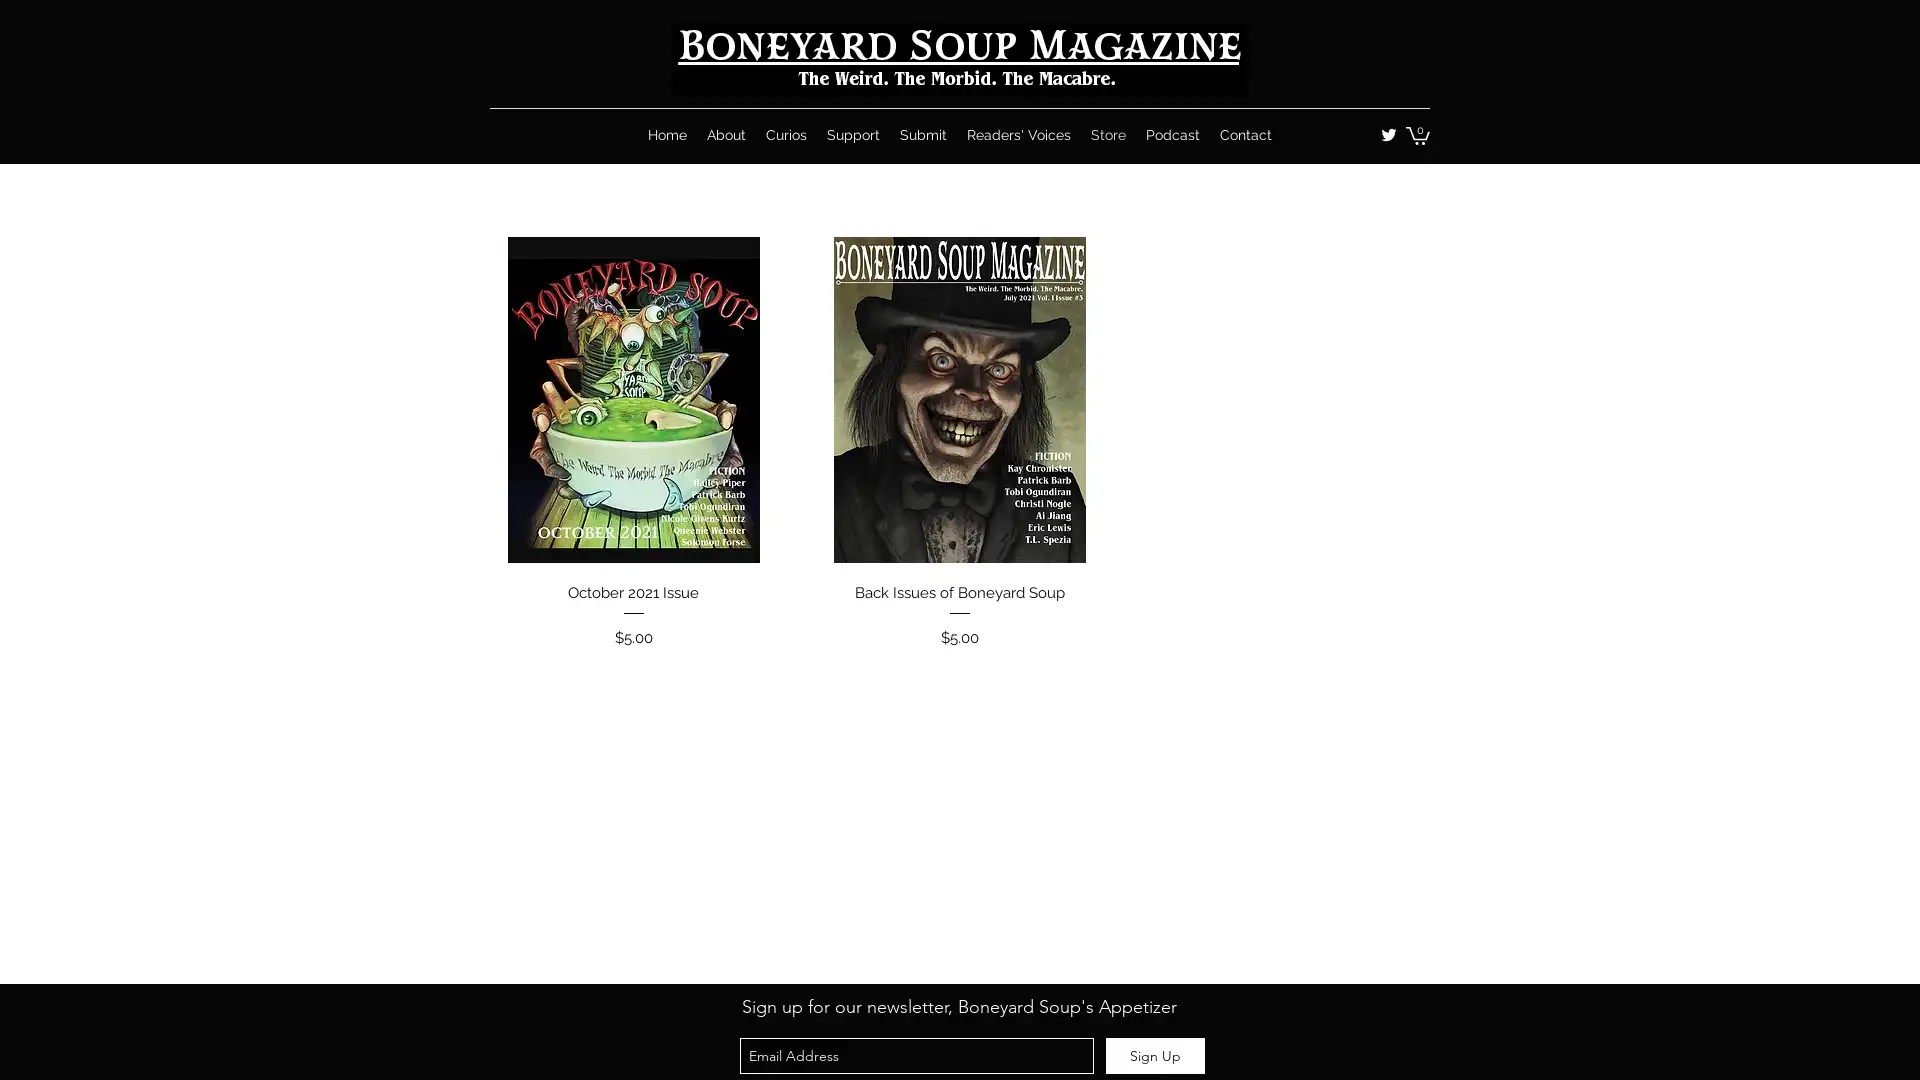  Describe the element at coordinates (1416, 135) in the screenshot. I see `Cart with 0 items` at that location.